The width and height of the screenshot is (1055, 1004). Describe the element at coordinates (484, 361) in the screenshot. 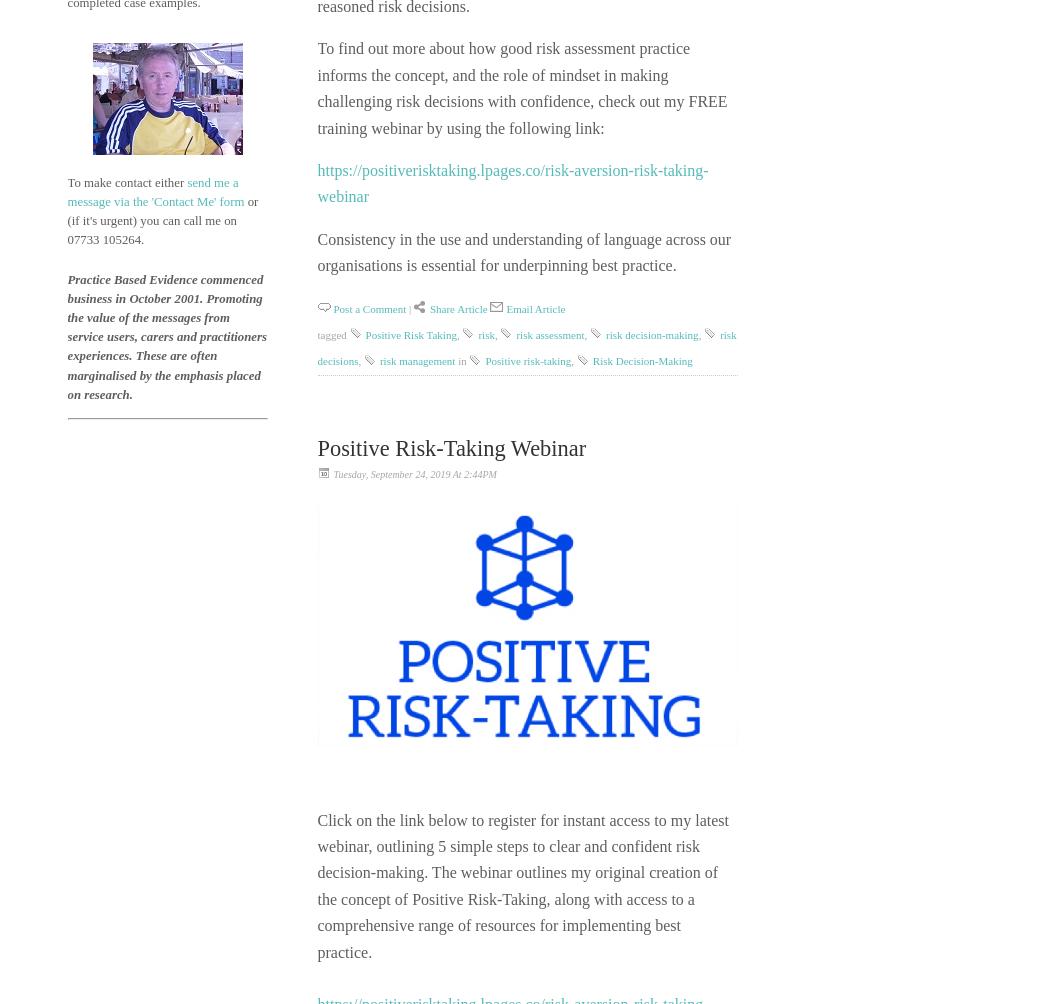

I see `'Positive risk-taking'` at that location.